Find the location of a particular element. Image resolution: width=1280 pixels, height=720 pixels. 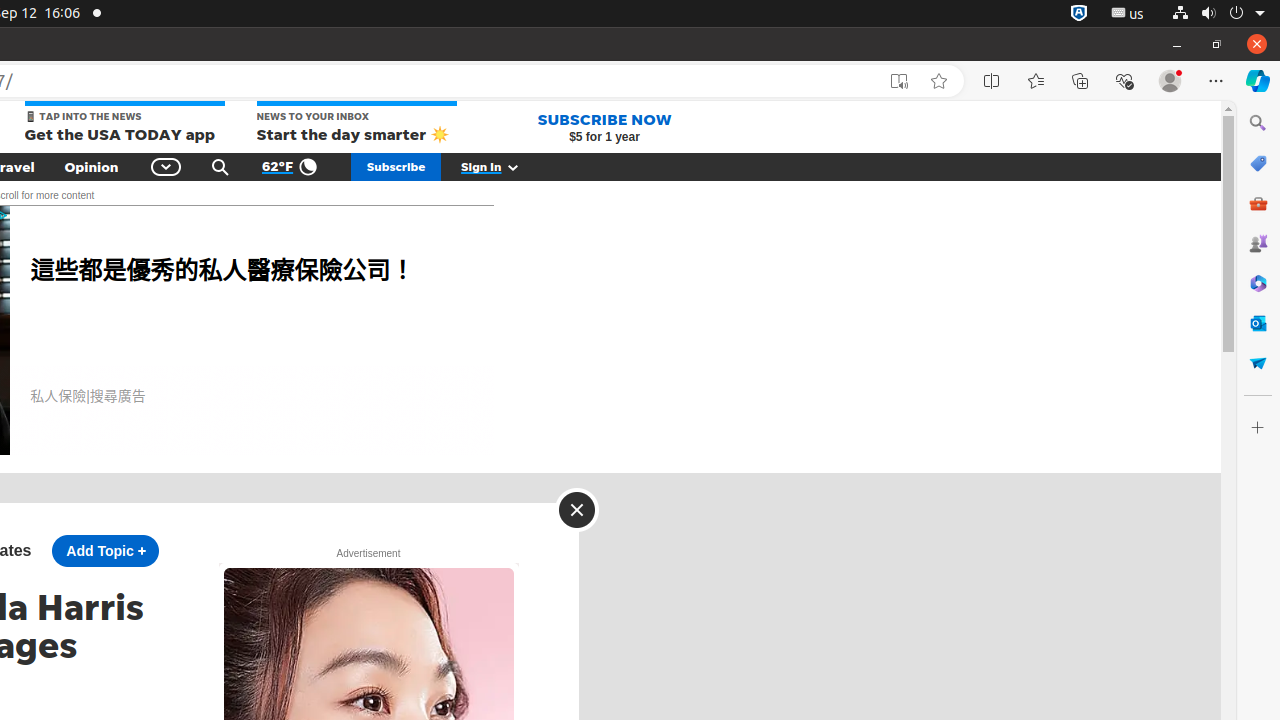

'Collections' is located at coordinates (1079, 80).